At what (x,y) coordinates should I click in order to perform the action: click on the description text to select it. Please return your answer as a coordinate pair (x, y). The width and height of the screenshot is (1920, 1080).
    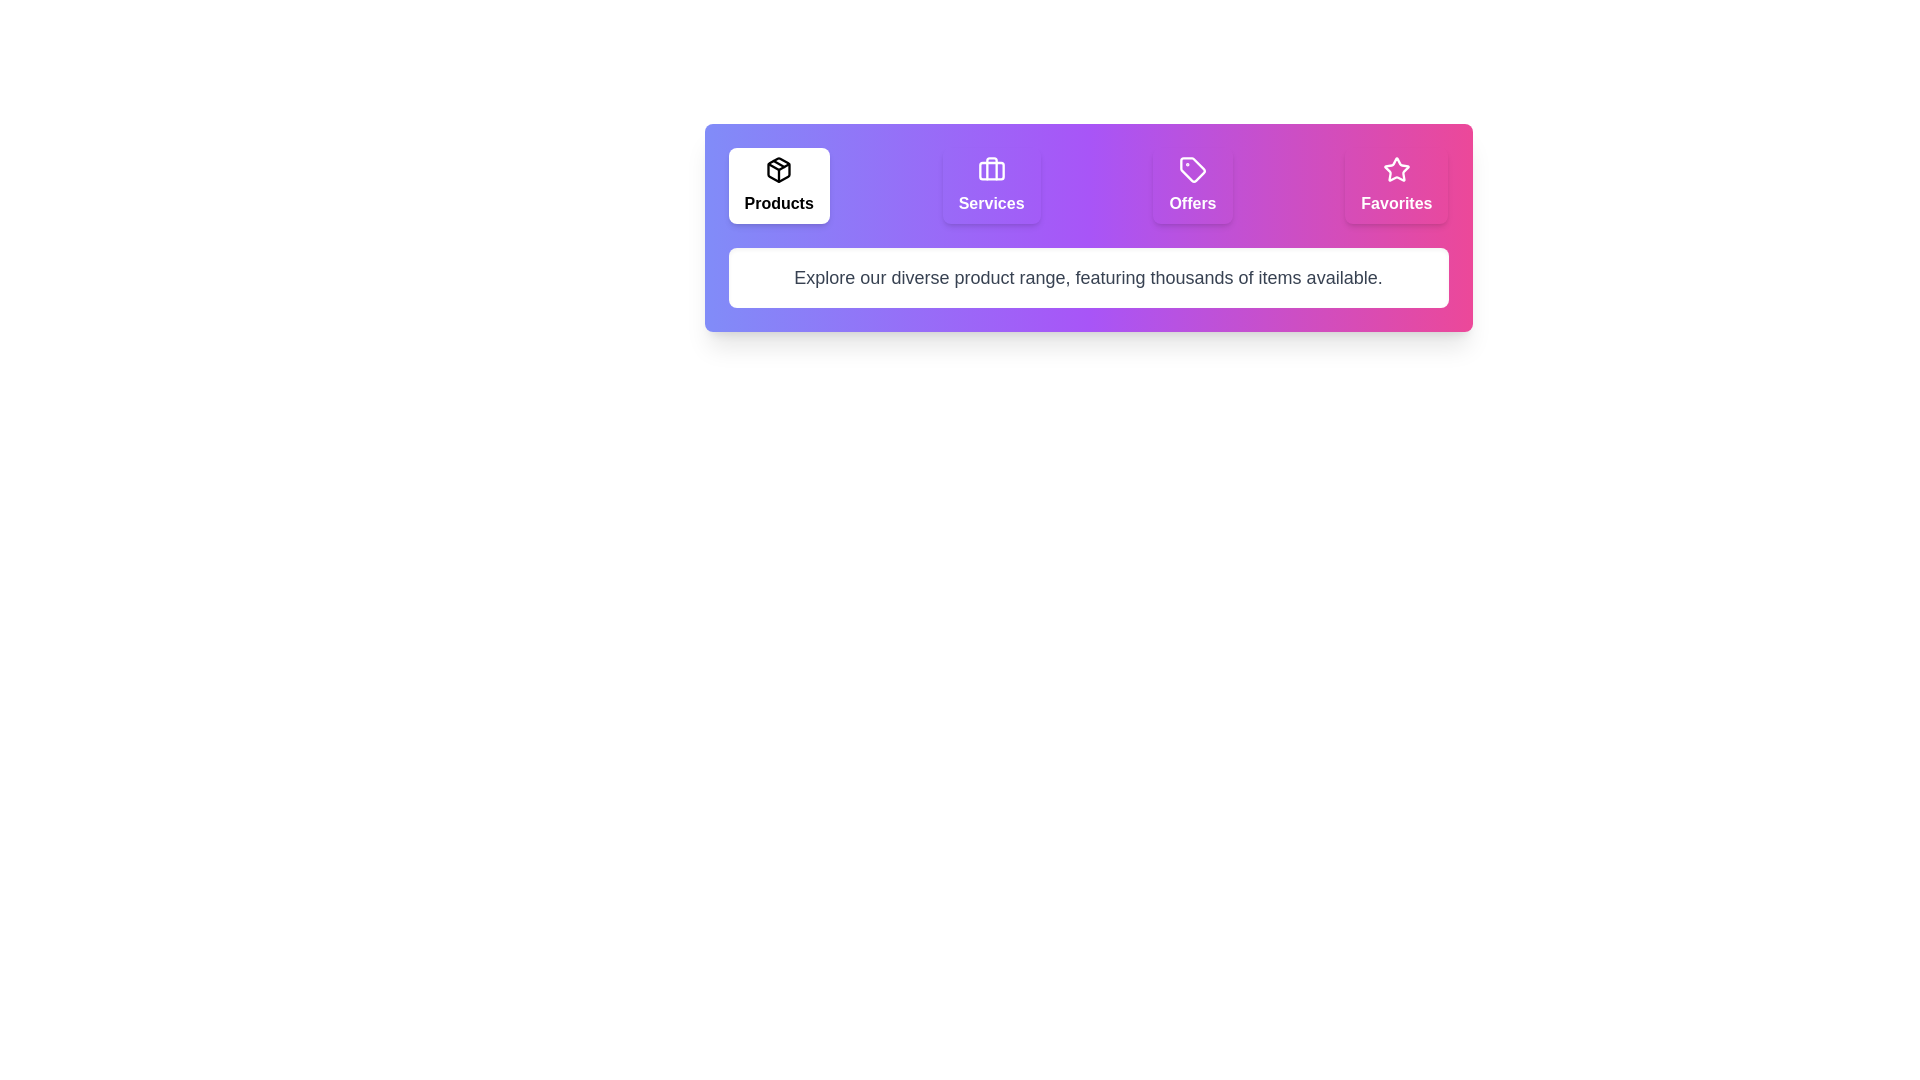
    Looking at the image, I should click on (1087, 277).